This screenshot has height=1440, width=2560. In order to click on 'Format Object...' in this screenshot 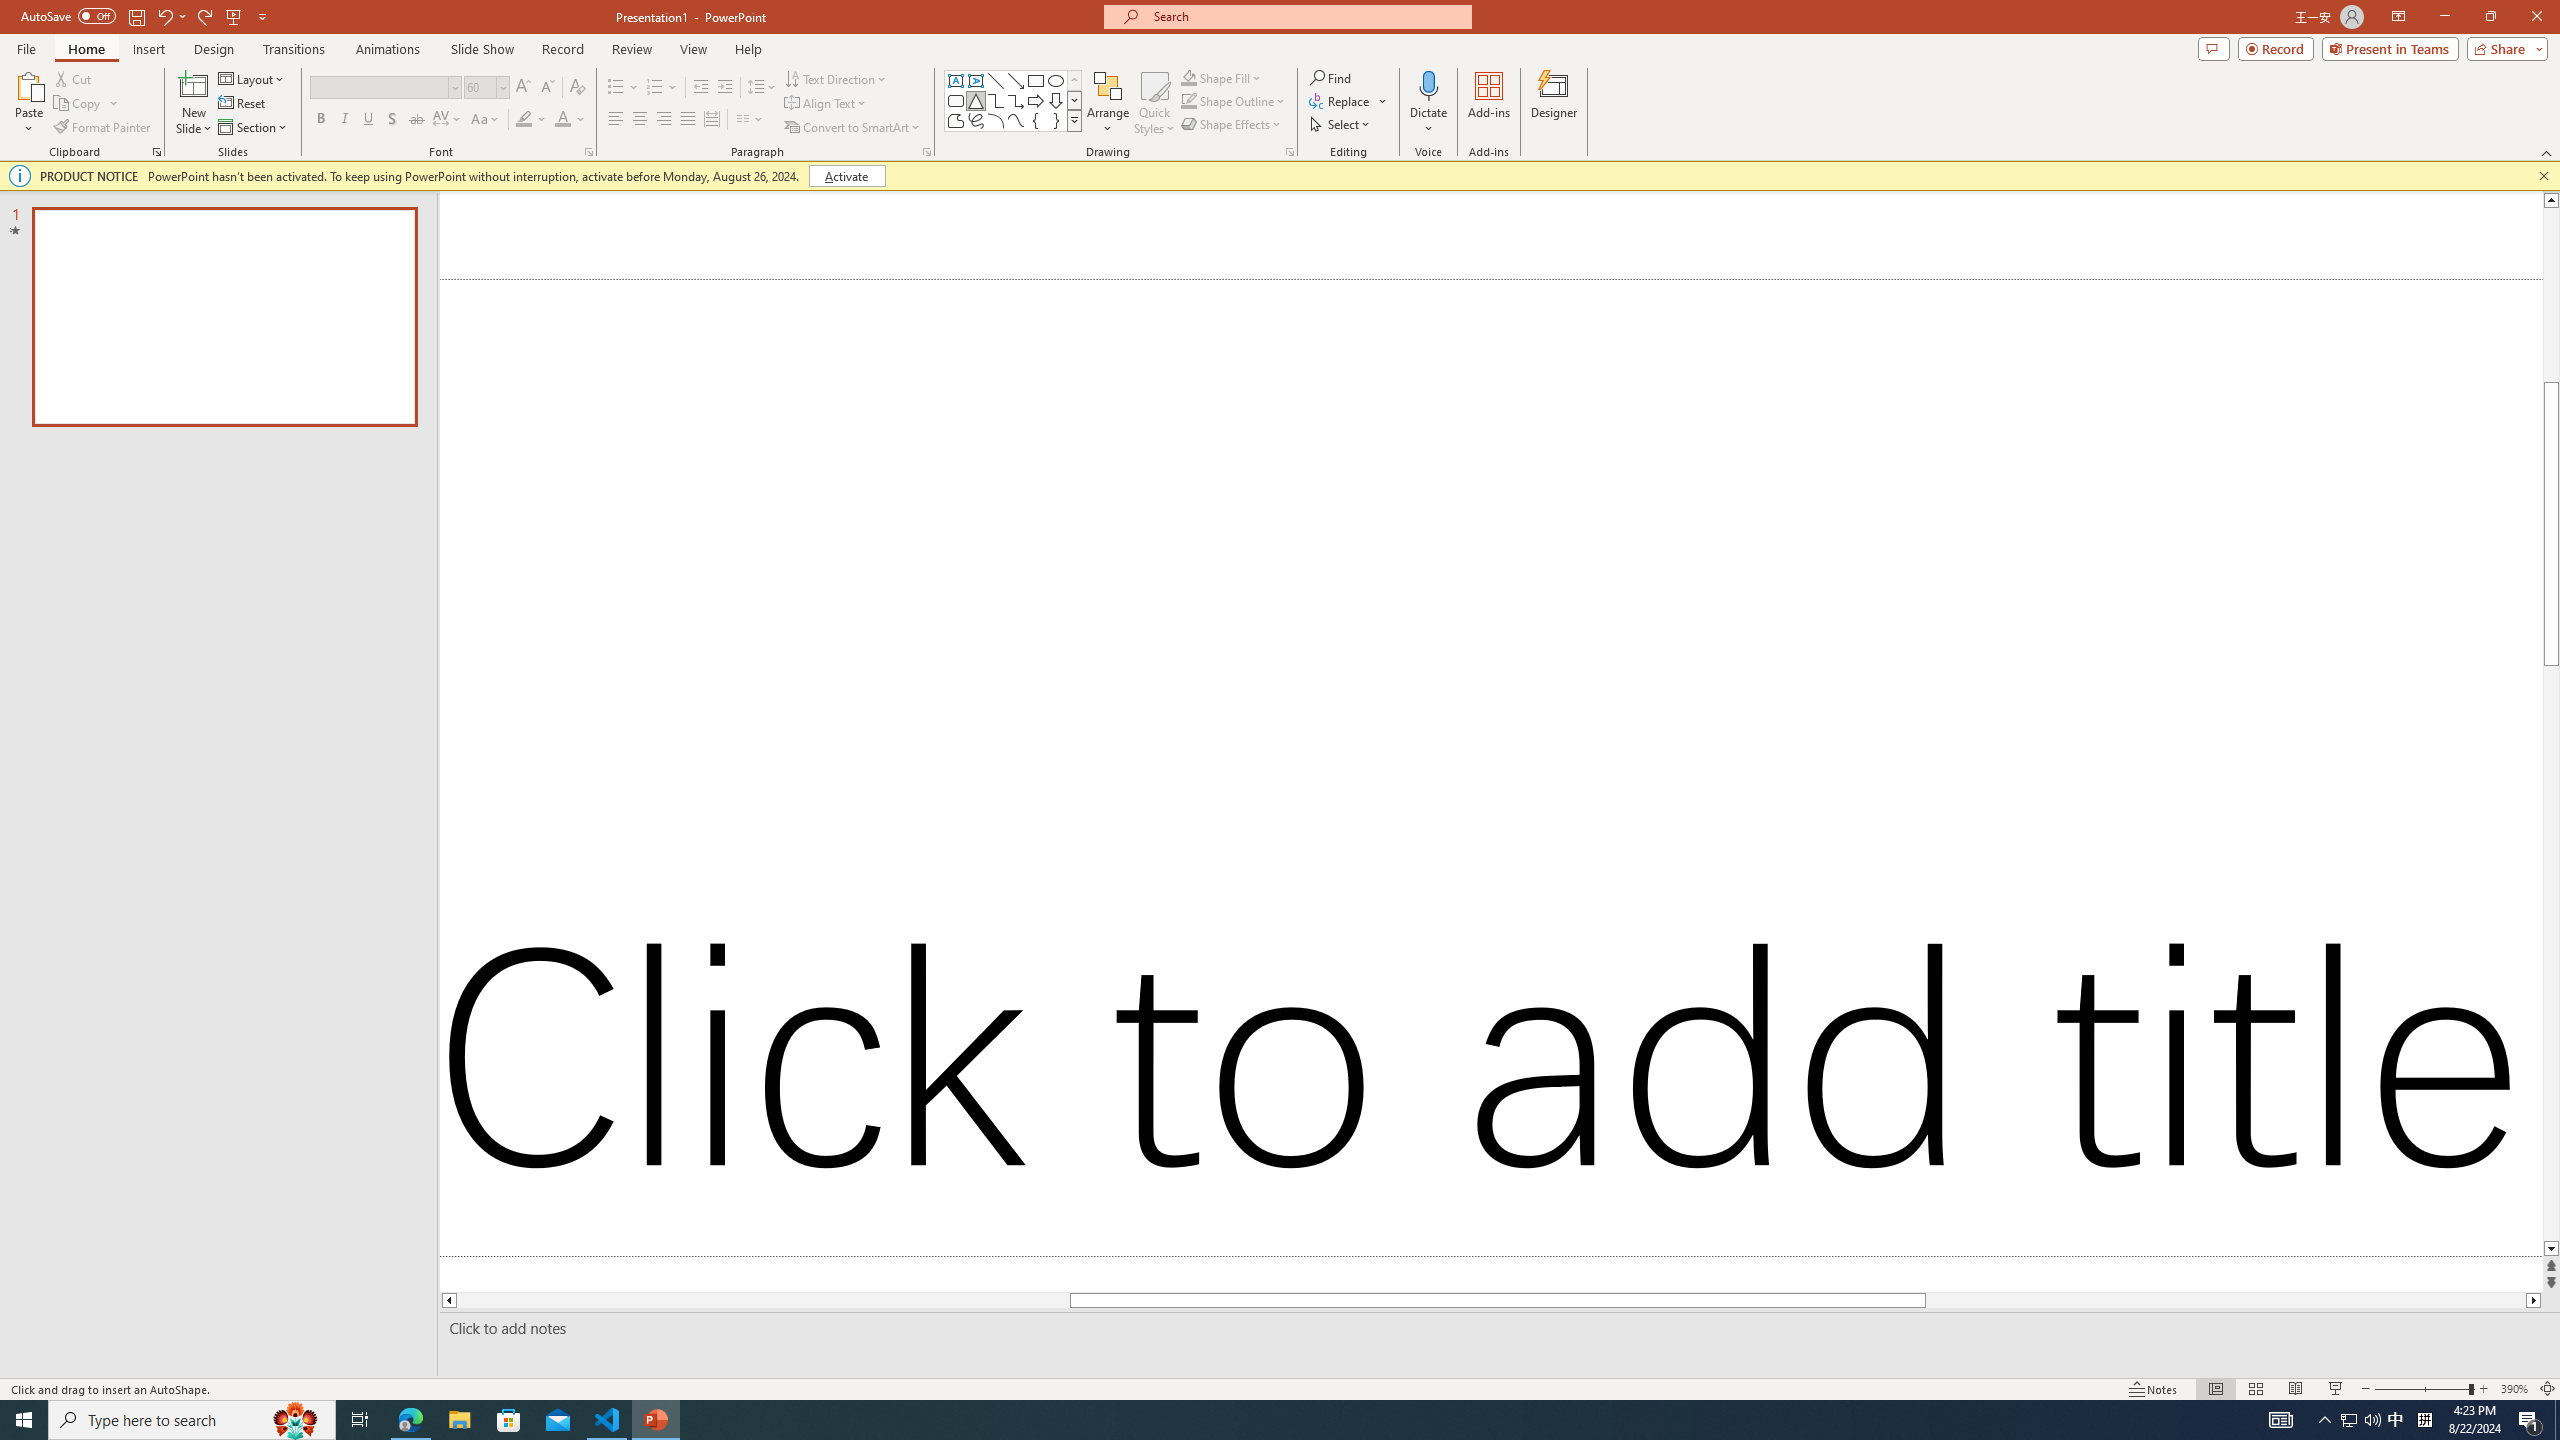, I will do `click(1289, 150)`.